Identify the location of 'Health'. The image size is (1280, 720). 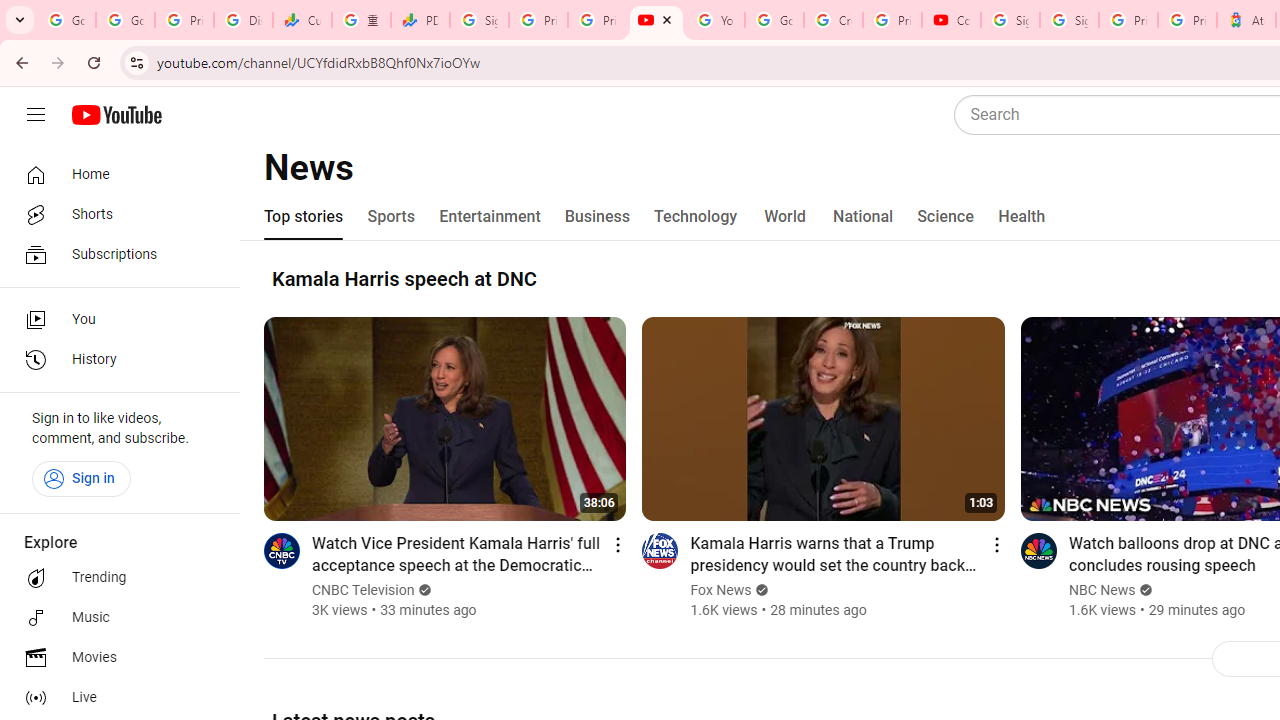
(1021, 217).